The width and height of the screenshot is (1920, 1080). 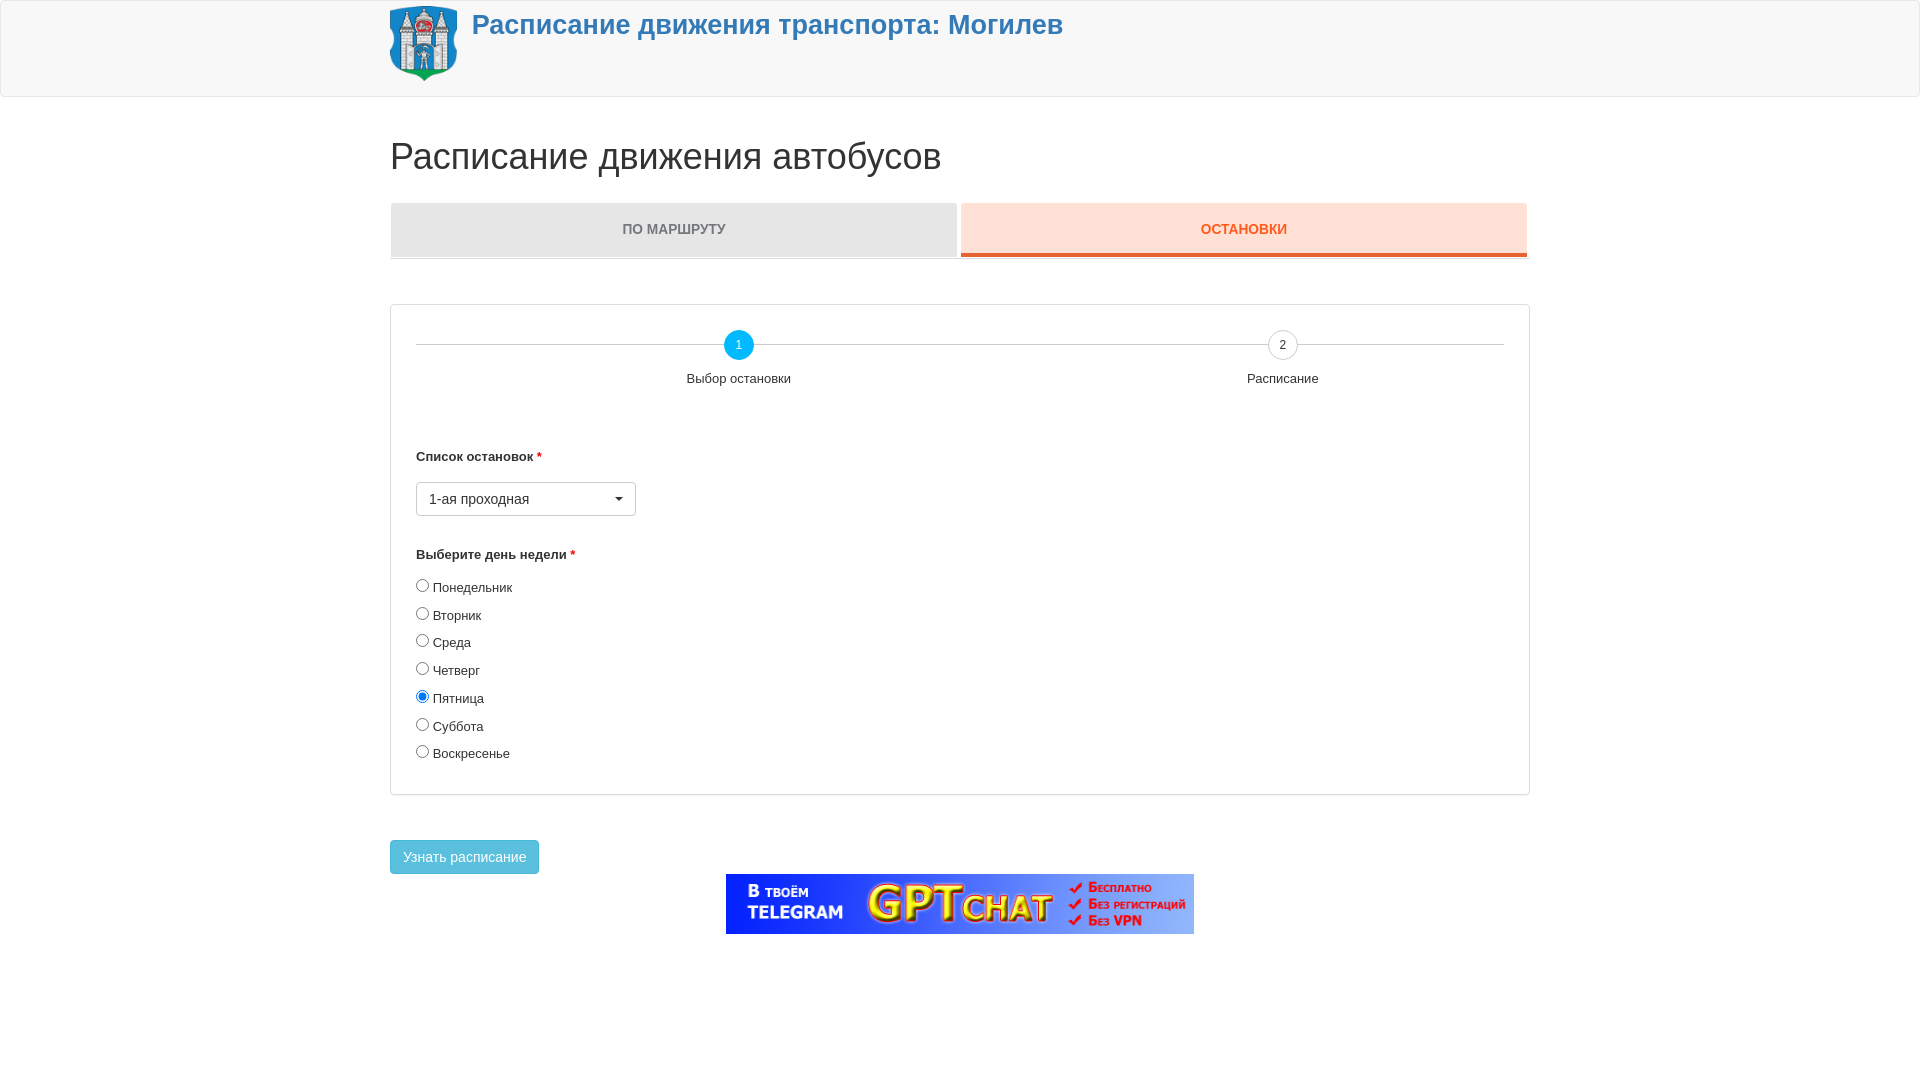 What do you see at coordinates (422, 42) in the screenshot?
I see `'Home'` at bounding box center [422, 42].